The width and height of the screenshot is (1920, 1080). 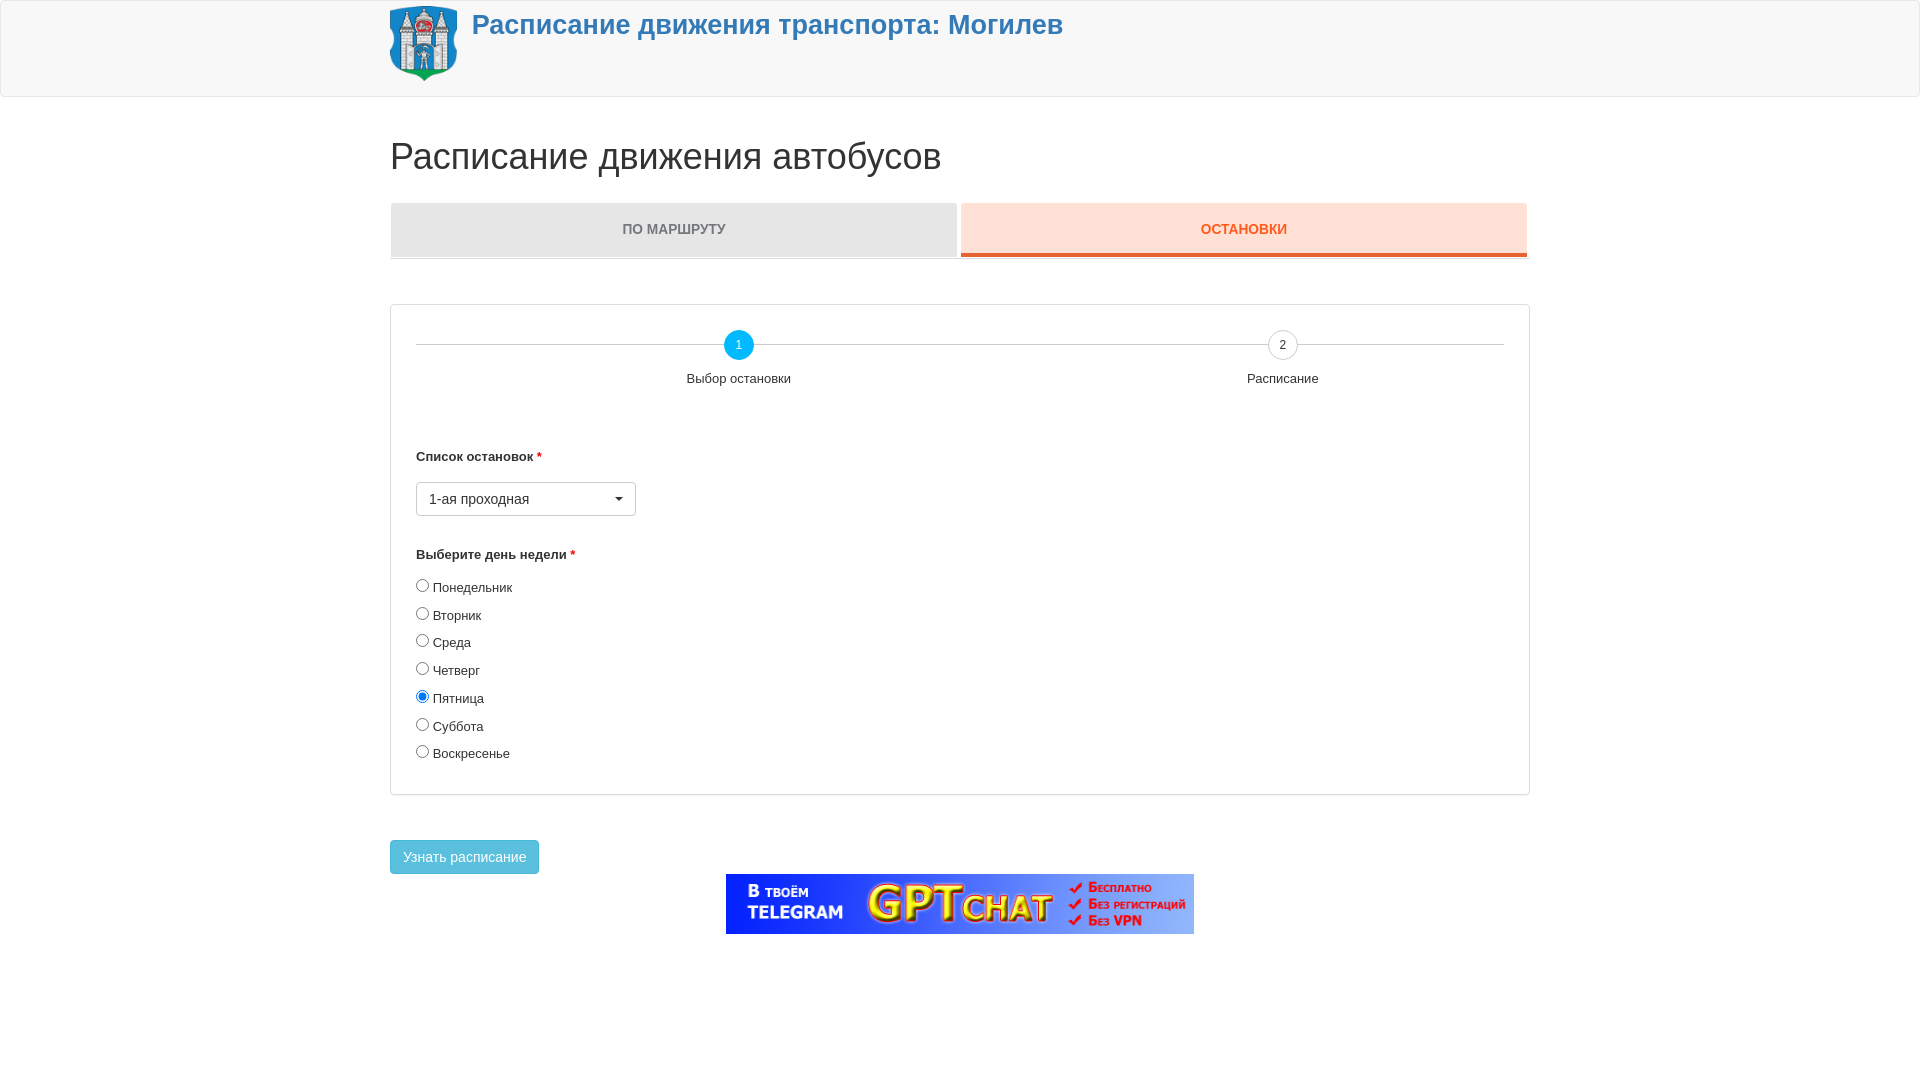 What do you see at coordinates (422, 42) in the screenshot?
I see `'Home'` at bounding box center [422, 42].